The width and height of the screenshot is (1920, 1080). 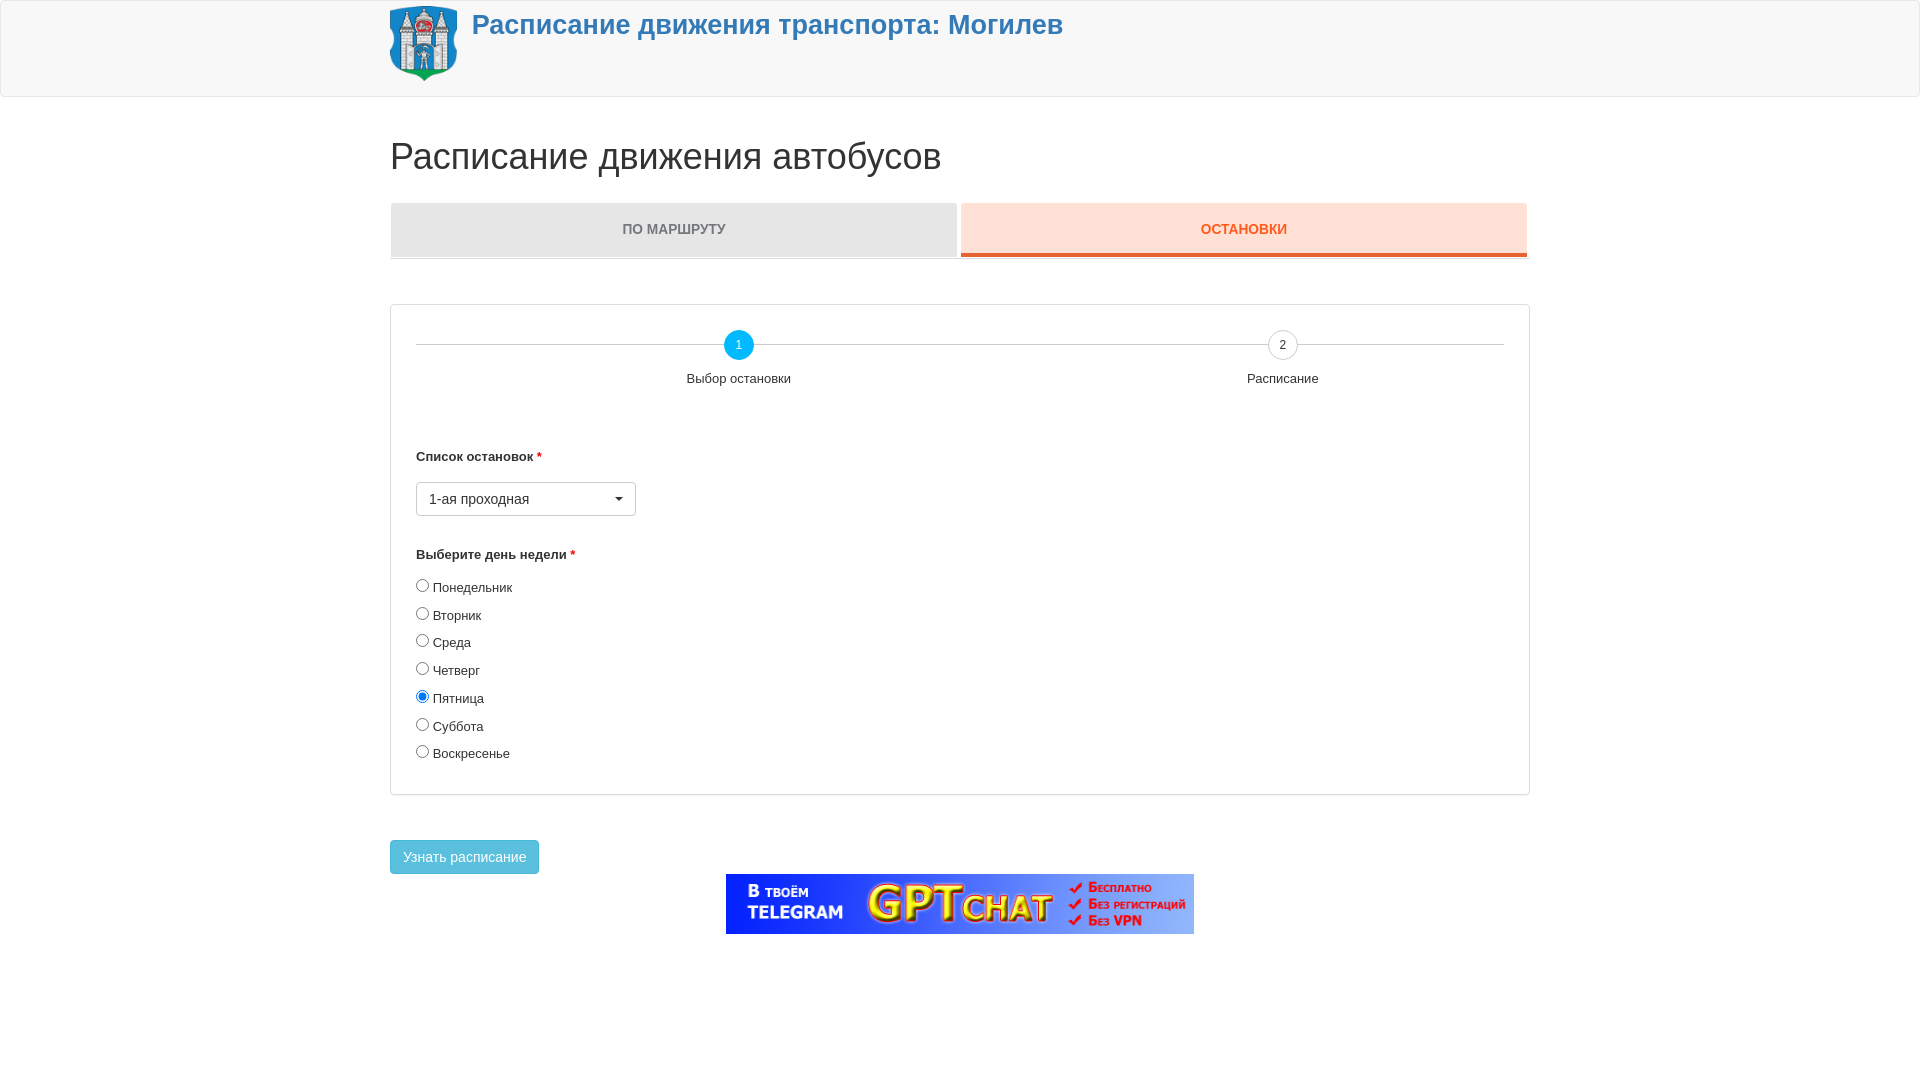 What do you see at coordinates (422, 42) in the screenshot?
I see `'Home'` at bounding box center [422, 42].